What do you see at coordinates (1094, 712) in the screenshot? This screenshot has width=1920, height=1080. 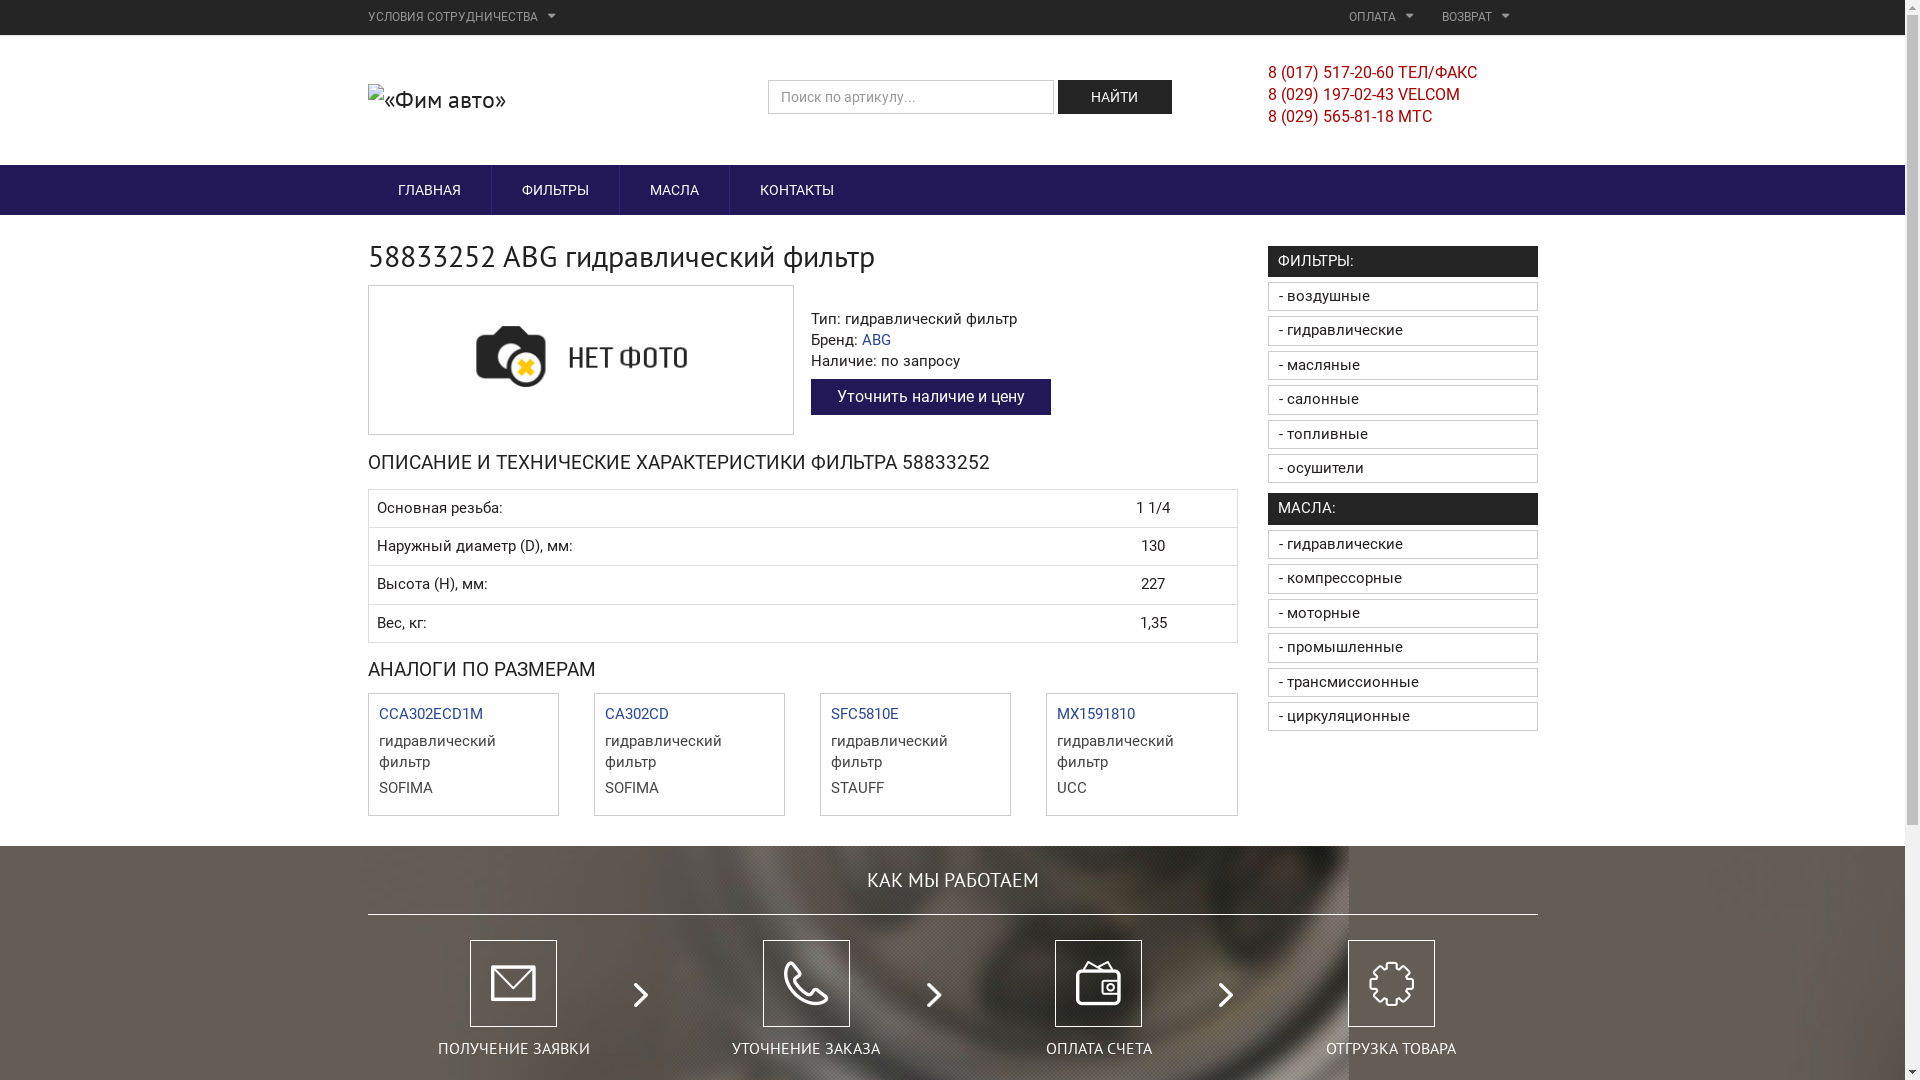 I see `'MX1591810'` at bounding box center [1094, 712].